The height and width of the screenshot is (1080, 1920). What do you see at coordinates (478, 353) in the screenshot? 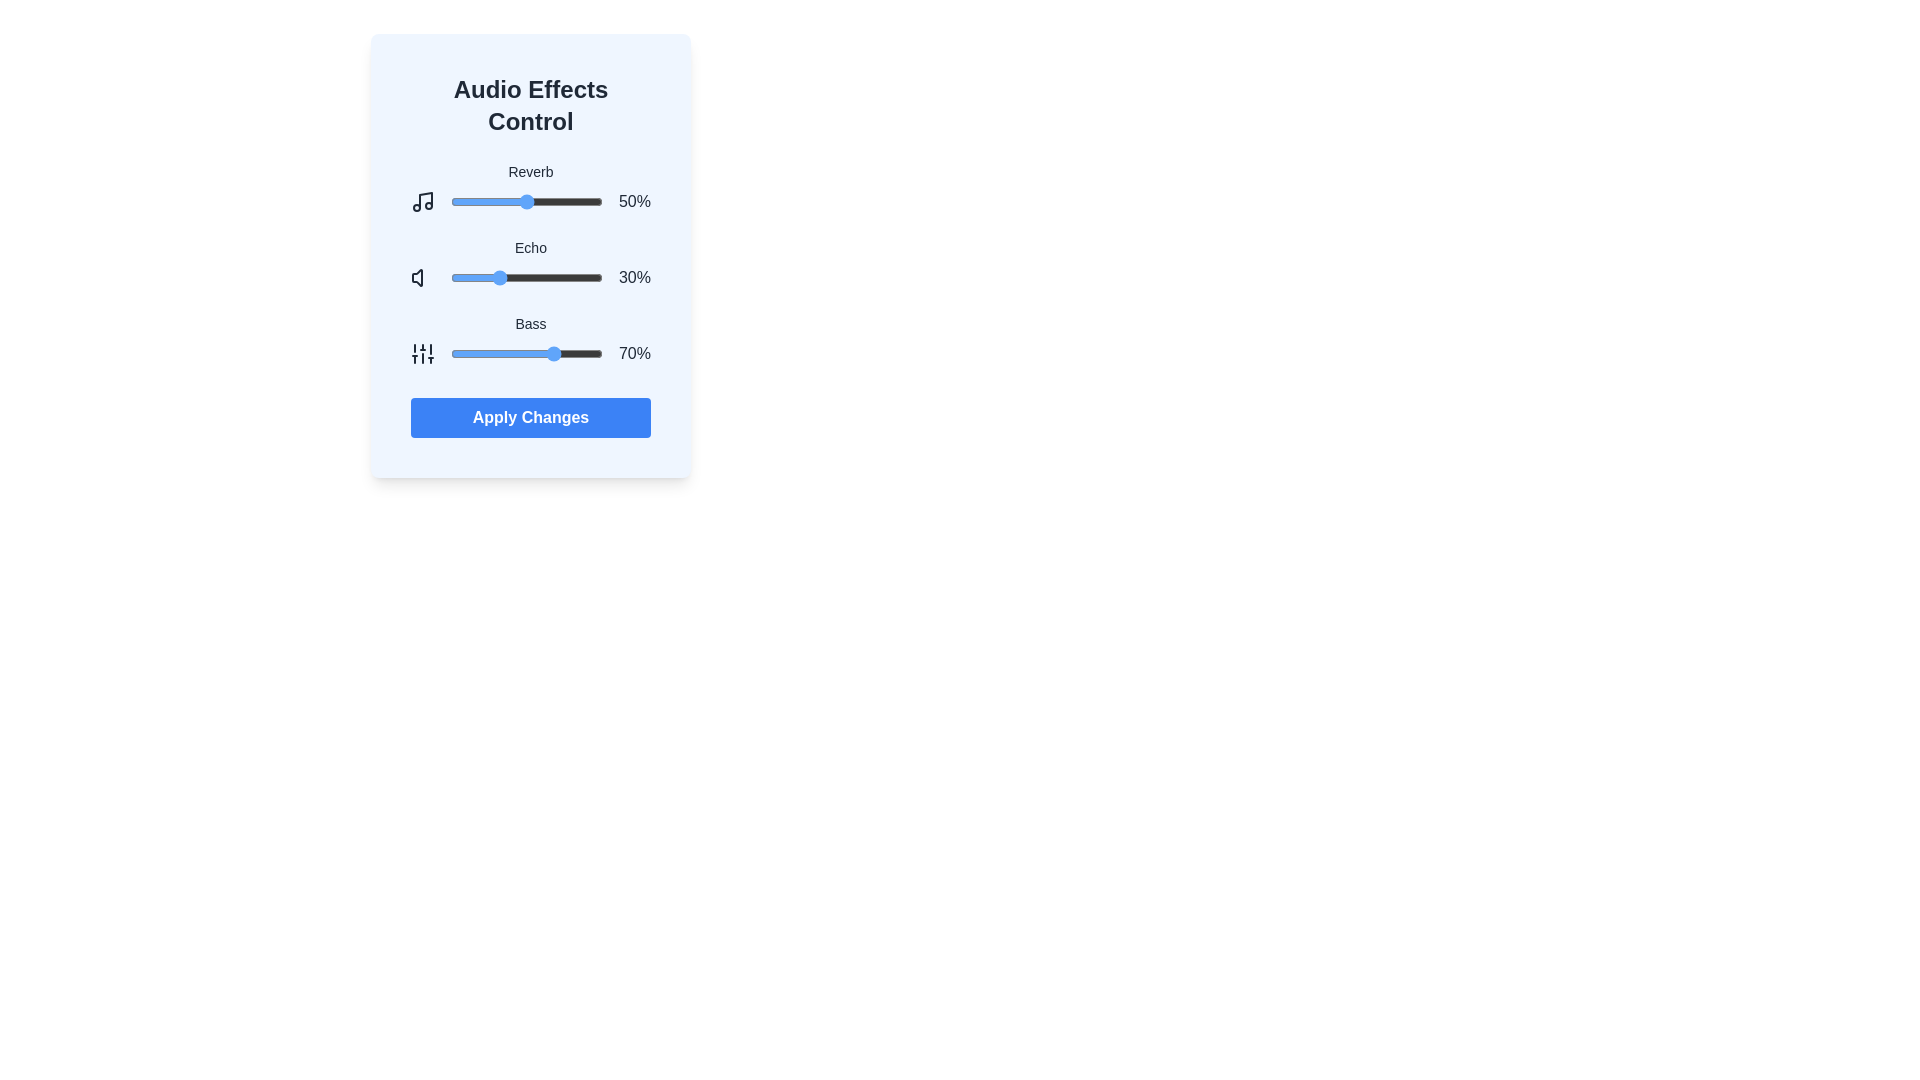
I see `the bass effect` at bounding box center [478, 353].